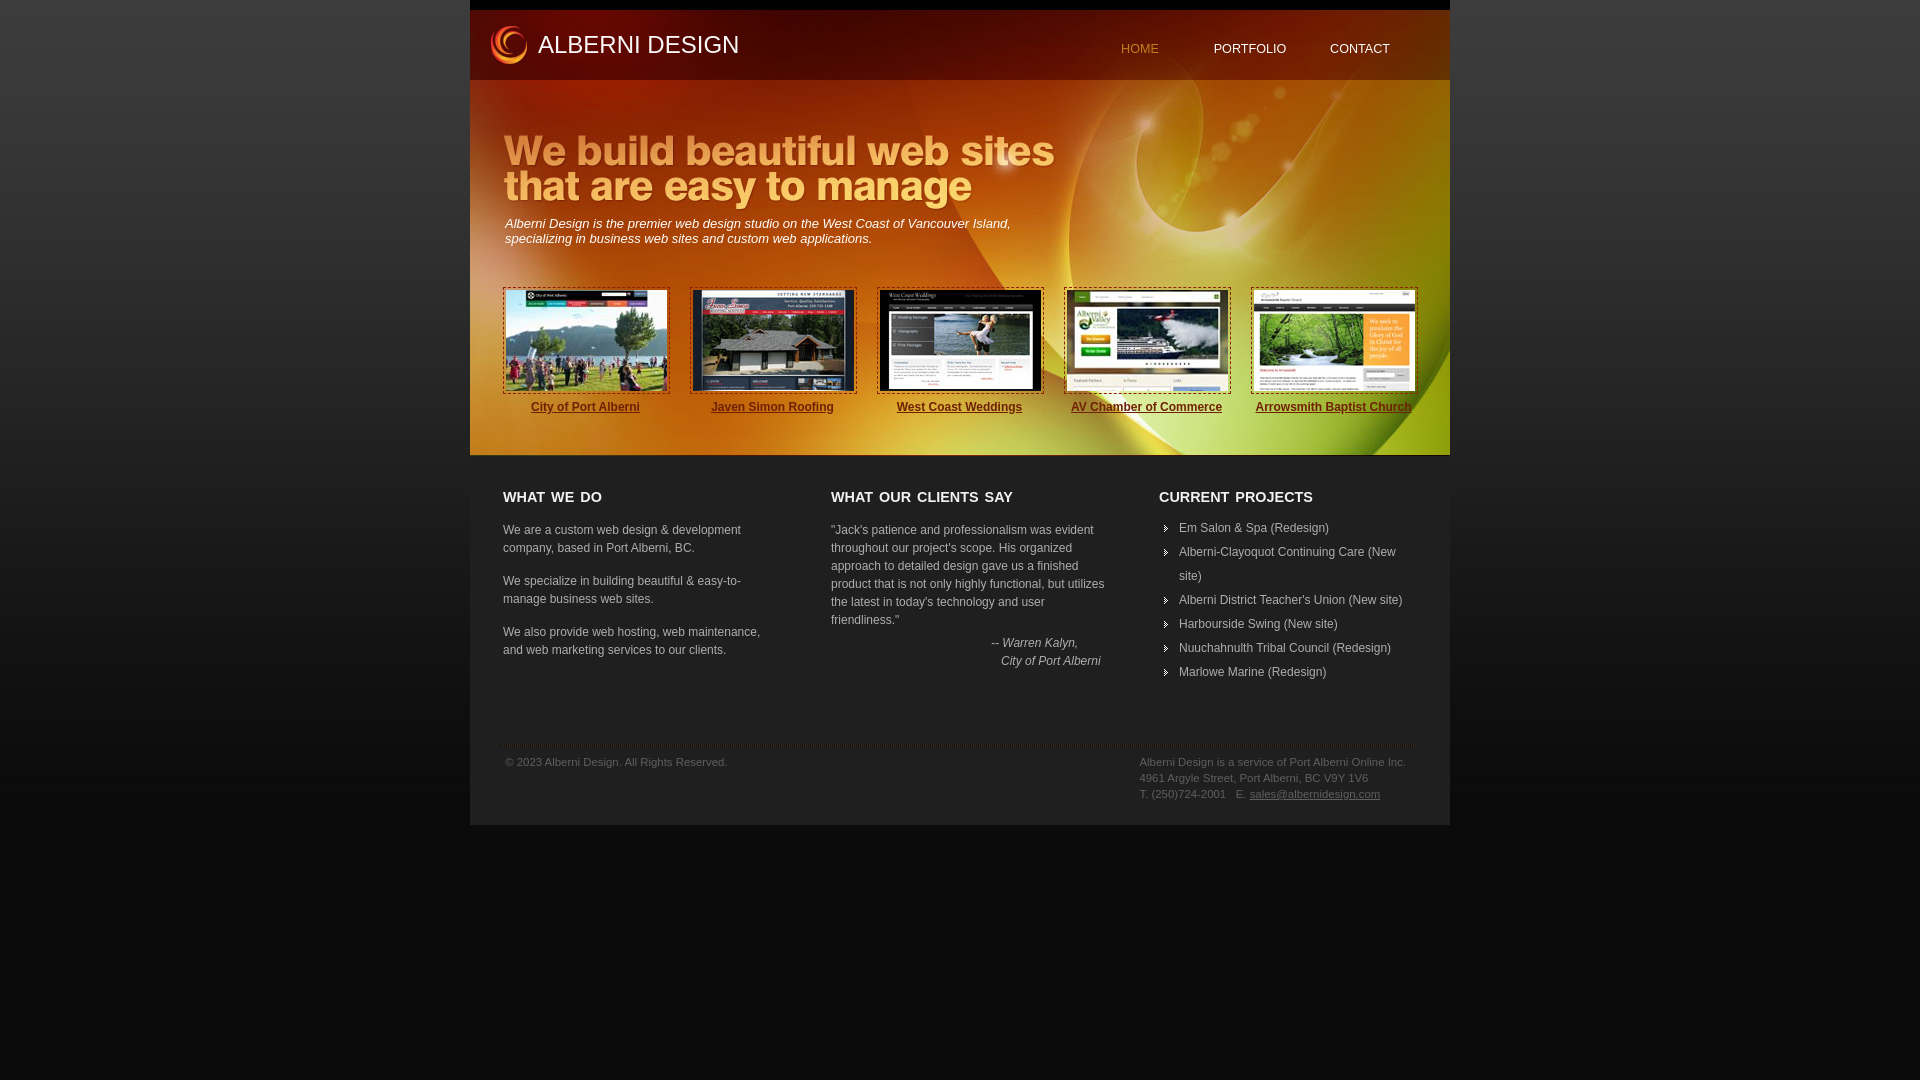 The image size is (1920, 1080). I want to click on 'PORTFOLIO', so click(1213, 48).